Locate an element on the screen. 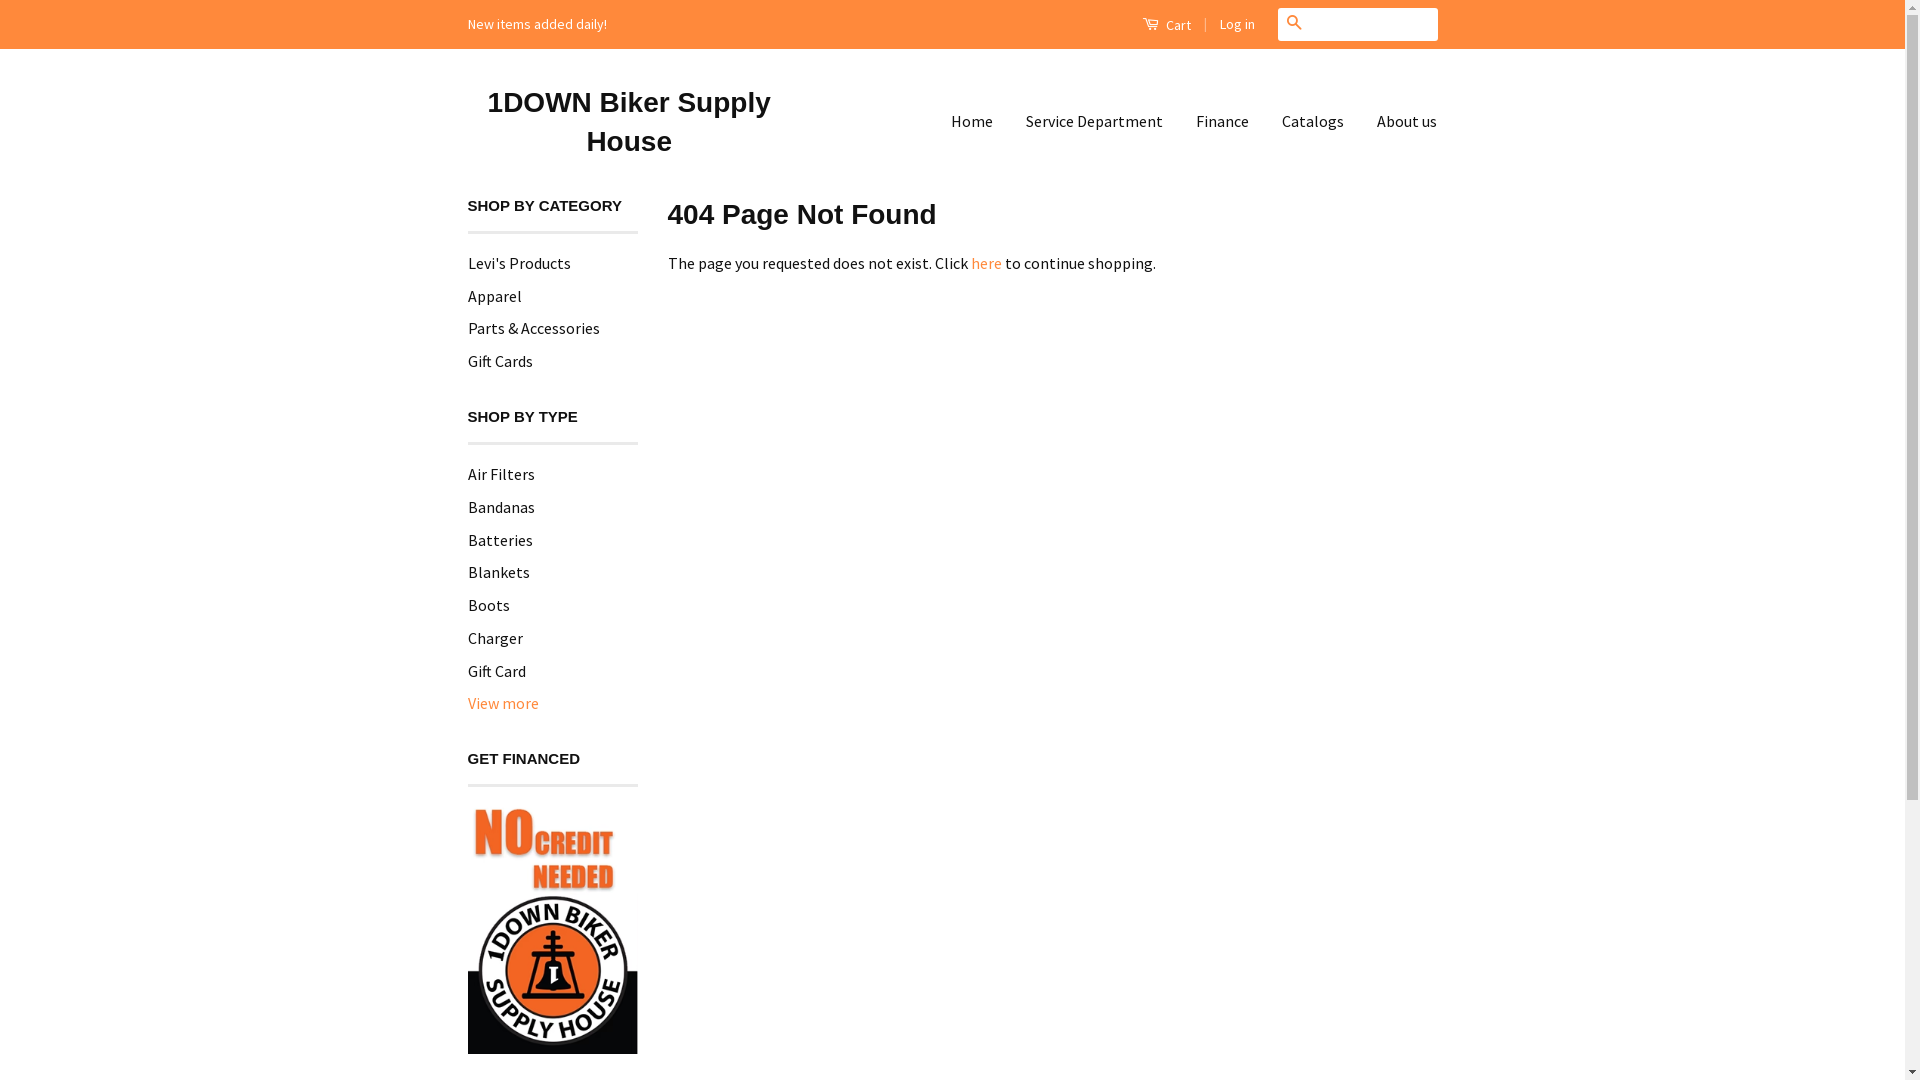  'Parts & Accessories' is located at coordinates (533, 326).